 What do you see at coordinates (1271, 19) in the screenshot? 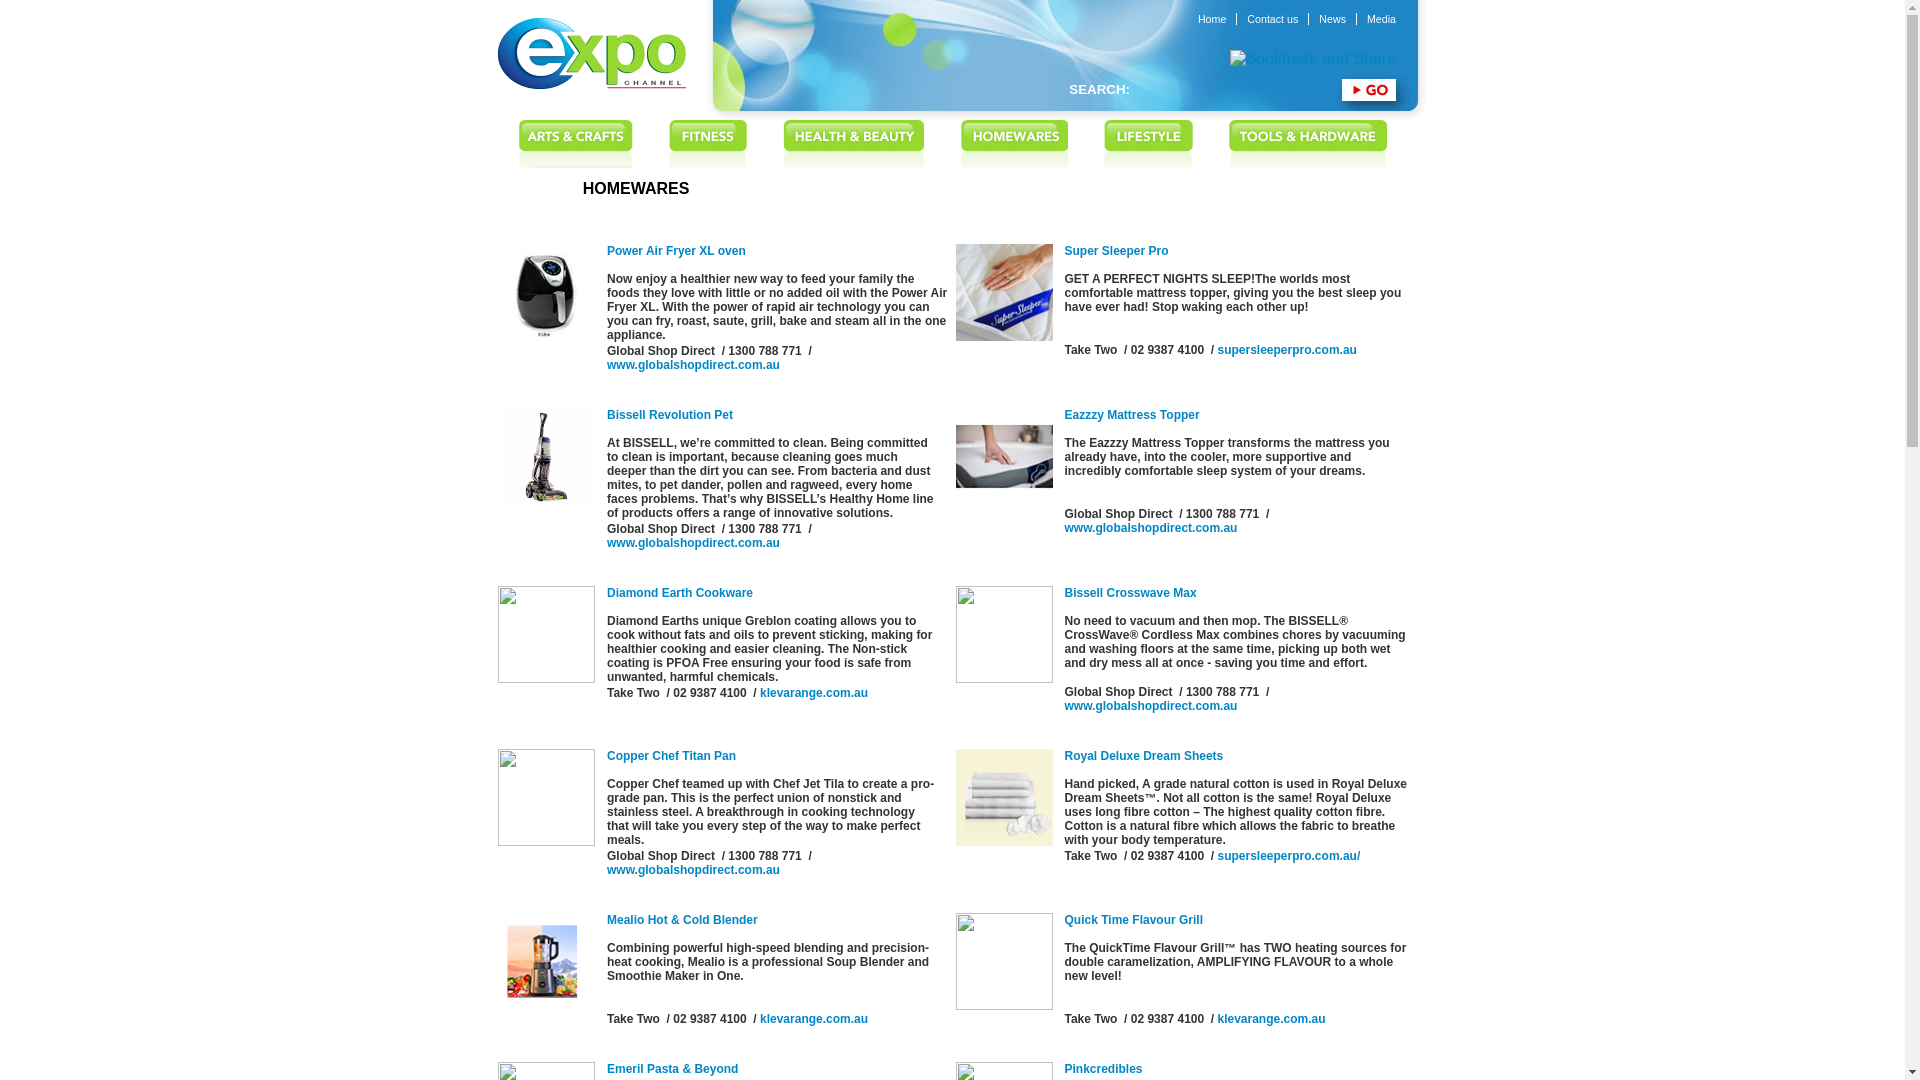
I see `'Contact us'` at bounding box center [1271, 19].